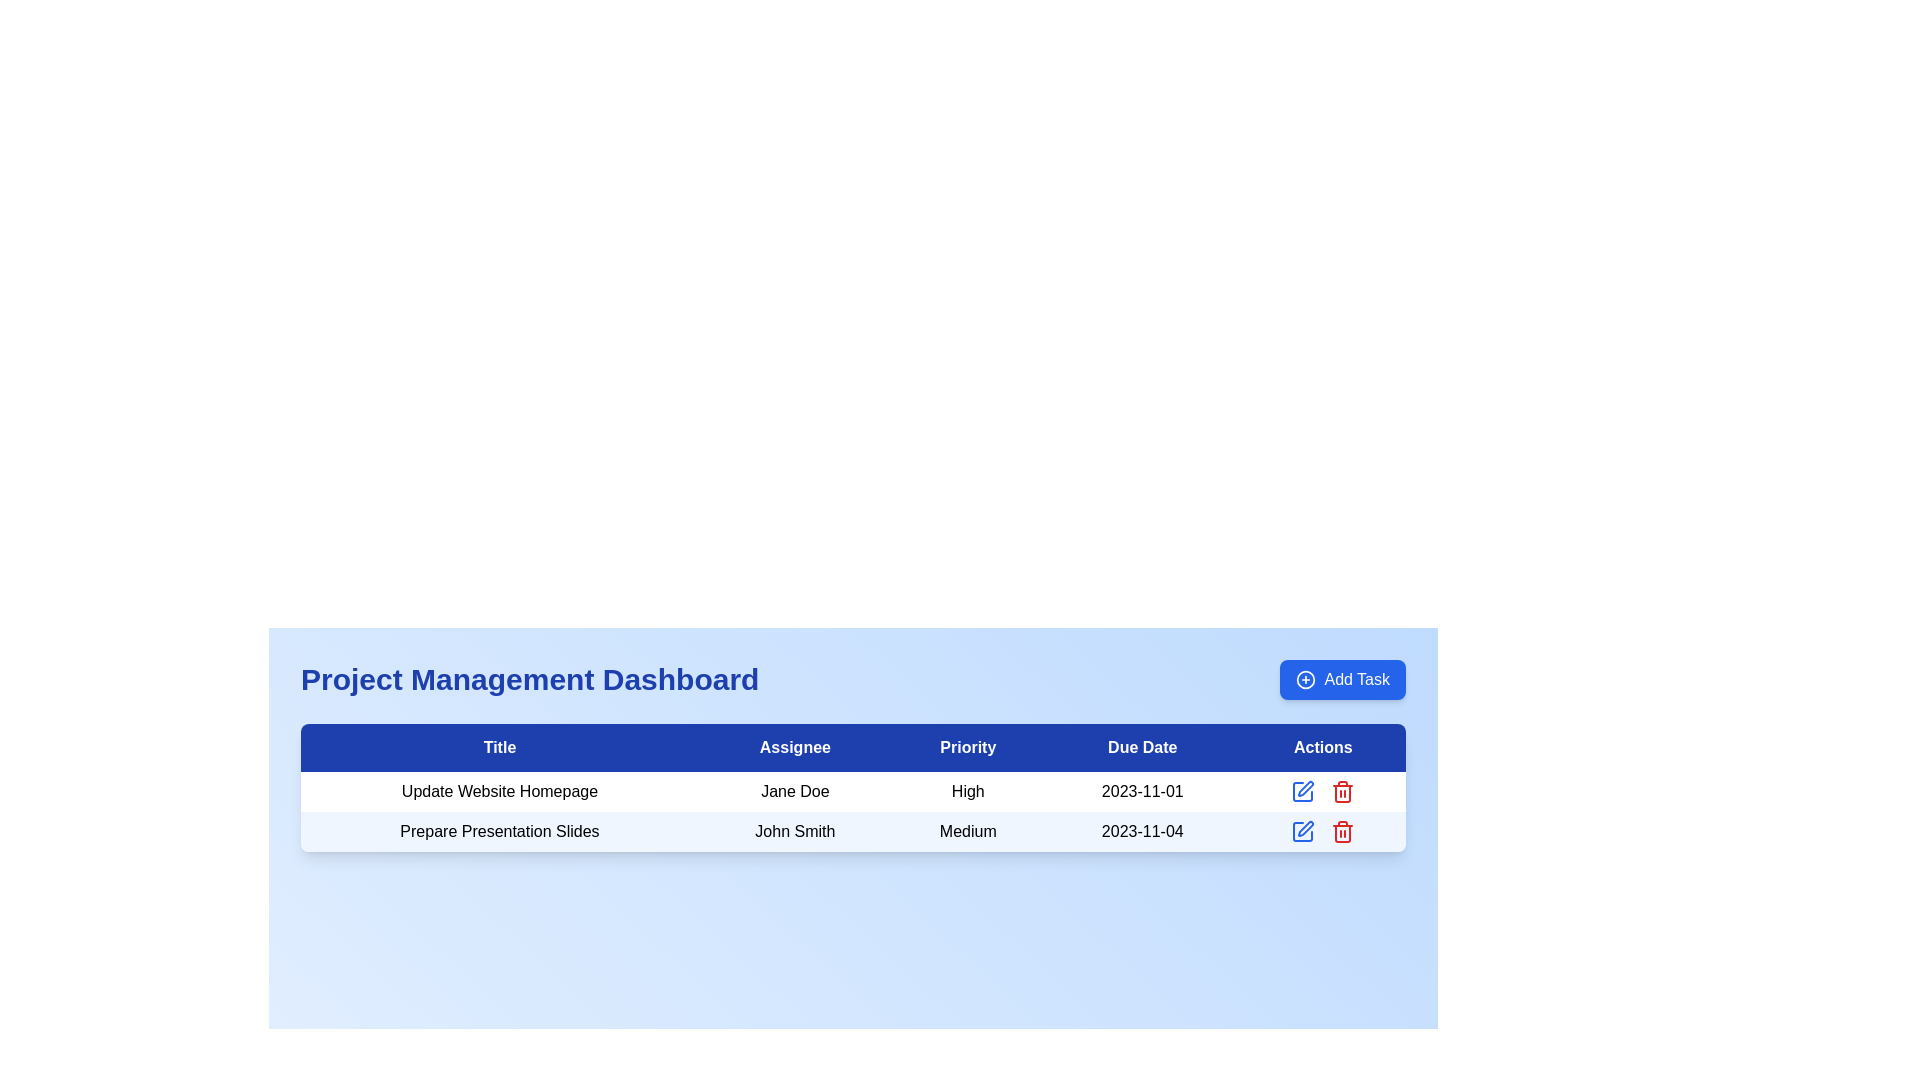 The height and width of the screenshot is (1080, 1920). I want to click on the descriptive label in the second row of the table under the 'Title' column, which is located to the left of the 'John Smith' text in the 'Assignee' column, so click(499, 832).